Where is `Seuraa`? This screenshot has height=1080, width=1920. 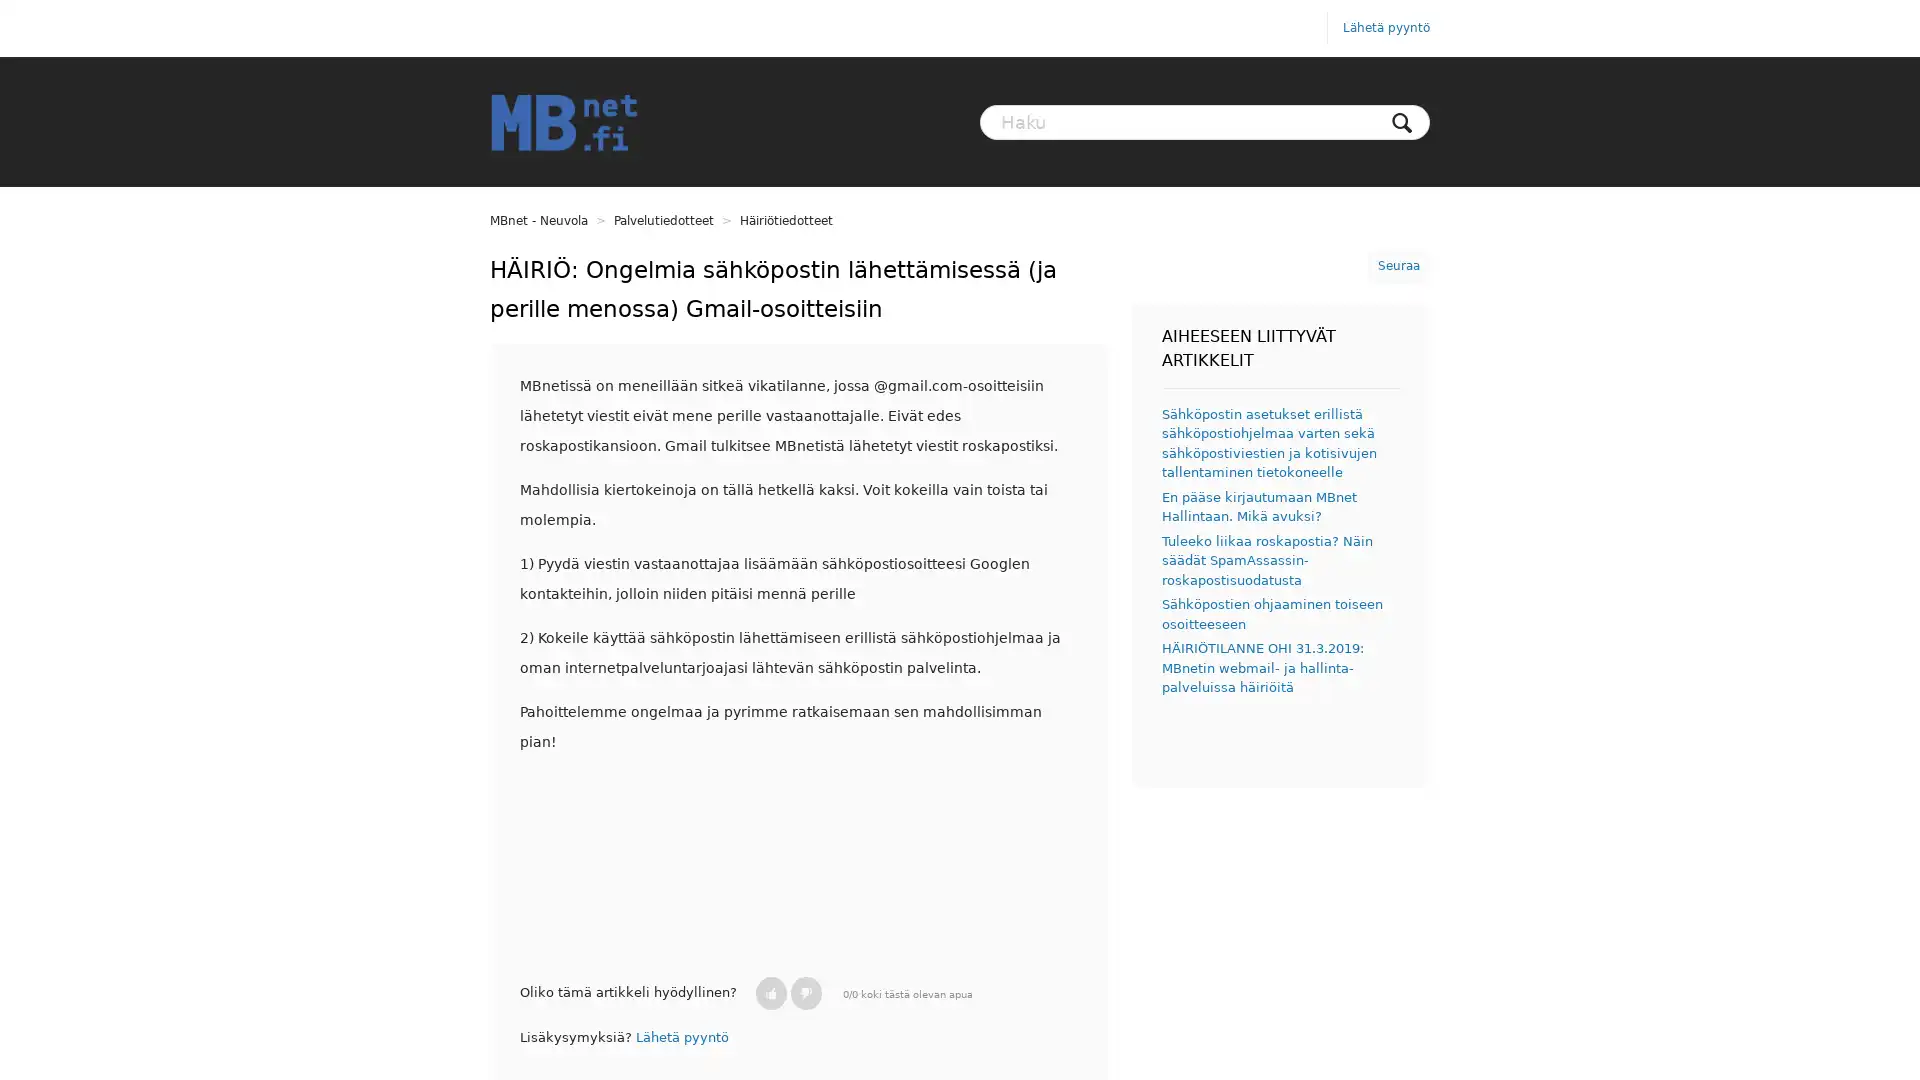 Seuraa is located at coordinates (1397, 265).